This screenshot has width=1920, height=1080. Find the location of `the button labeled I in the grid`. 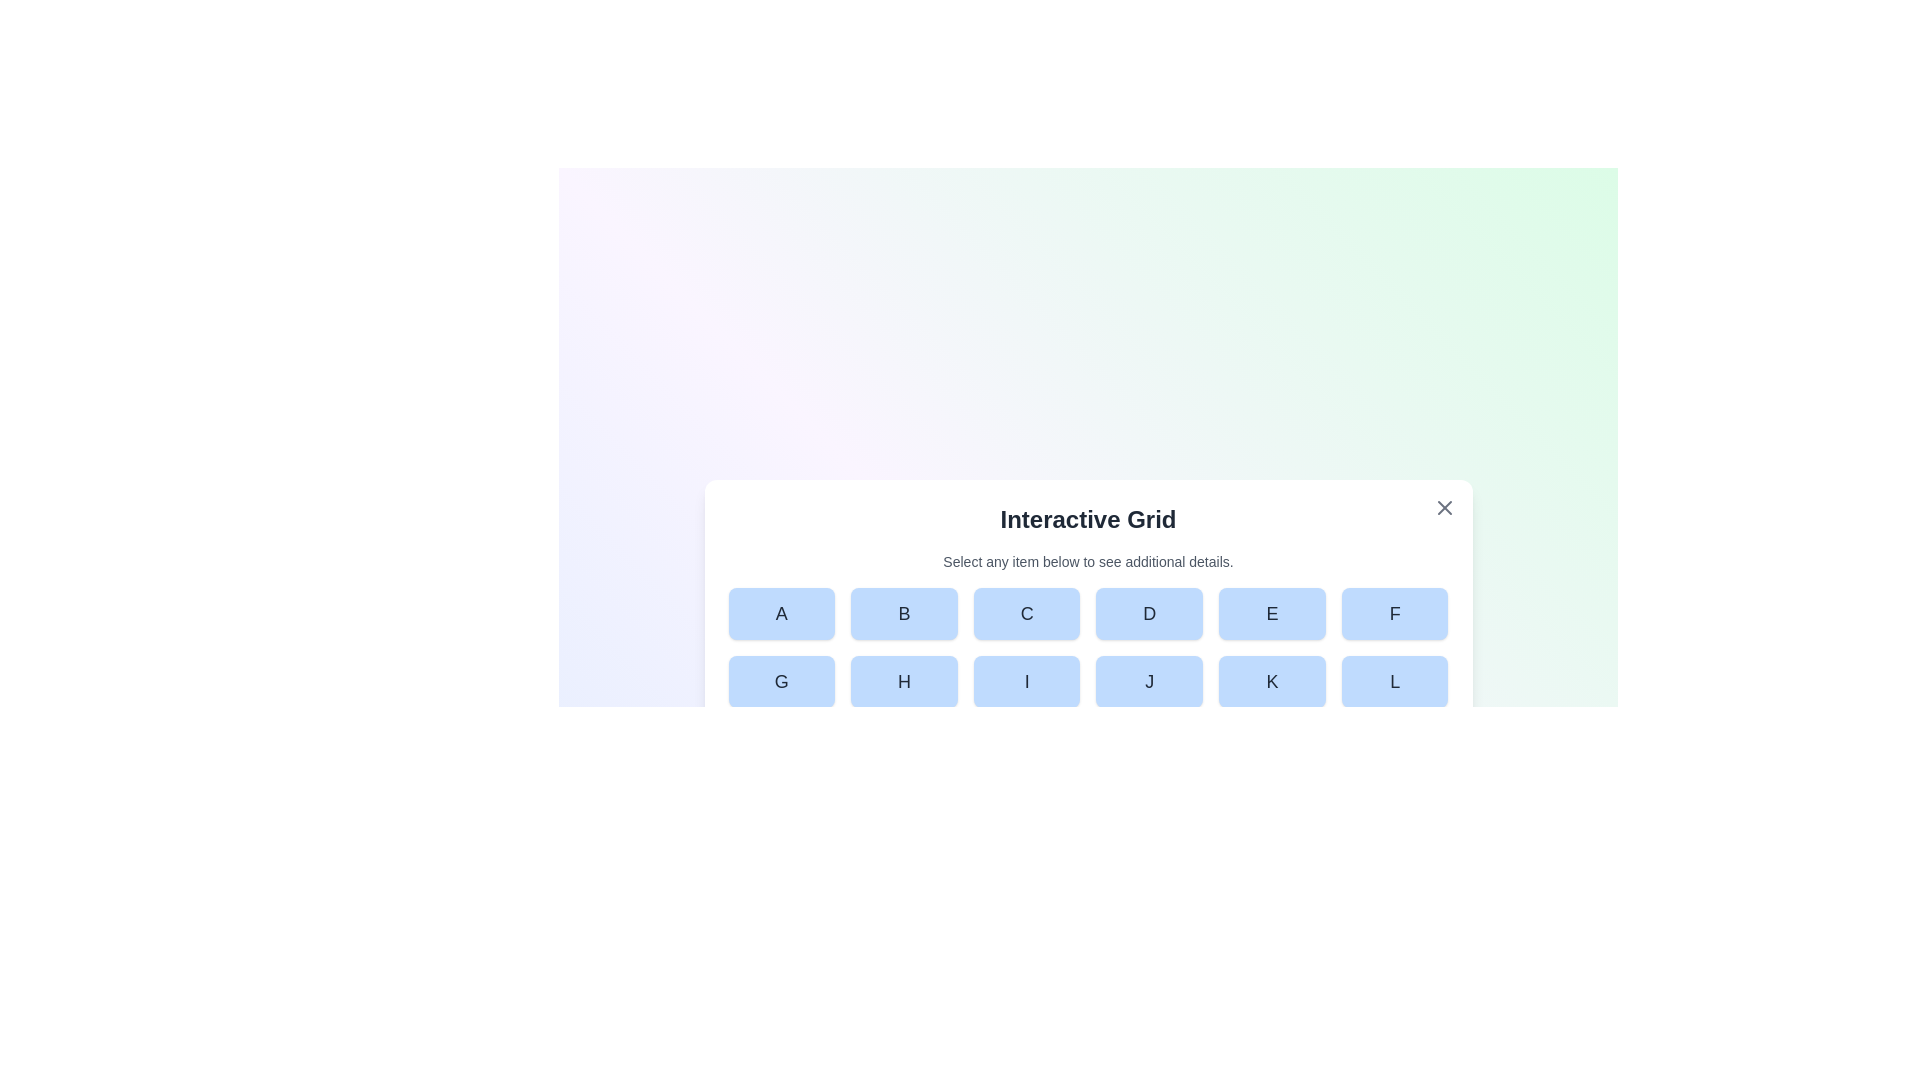

the button labeled I in the grid is located at coordinates (1027, 681).